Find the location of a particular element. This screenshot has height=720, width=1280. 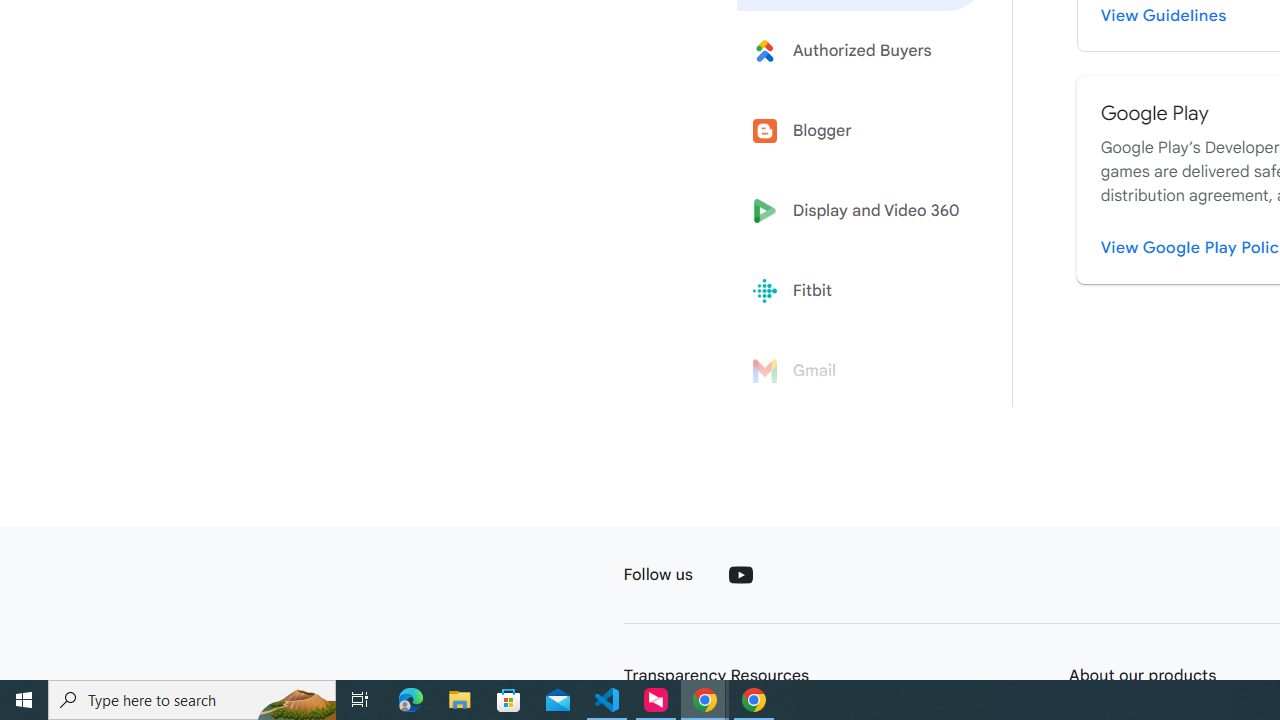

'Learn more about Authorized Buyers' is located at coordinates (862, 49).